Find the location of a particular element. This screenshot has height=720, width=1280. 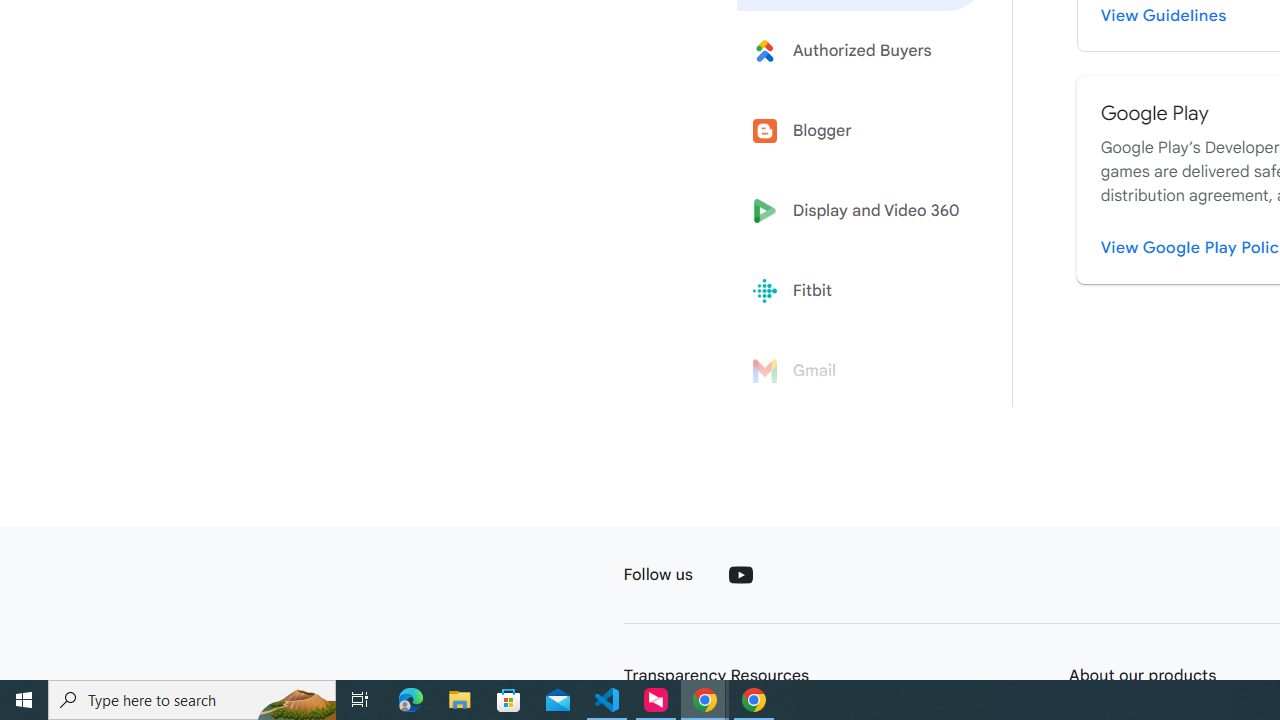

'Learn more about Authorized Buyers' is located at coordinates (862, 49).